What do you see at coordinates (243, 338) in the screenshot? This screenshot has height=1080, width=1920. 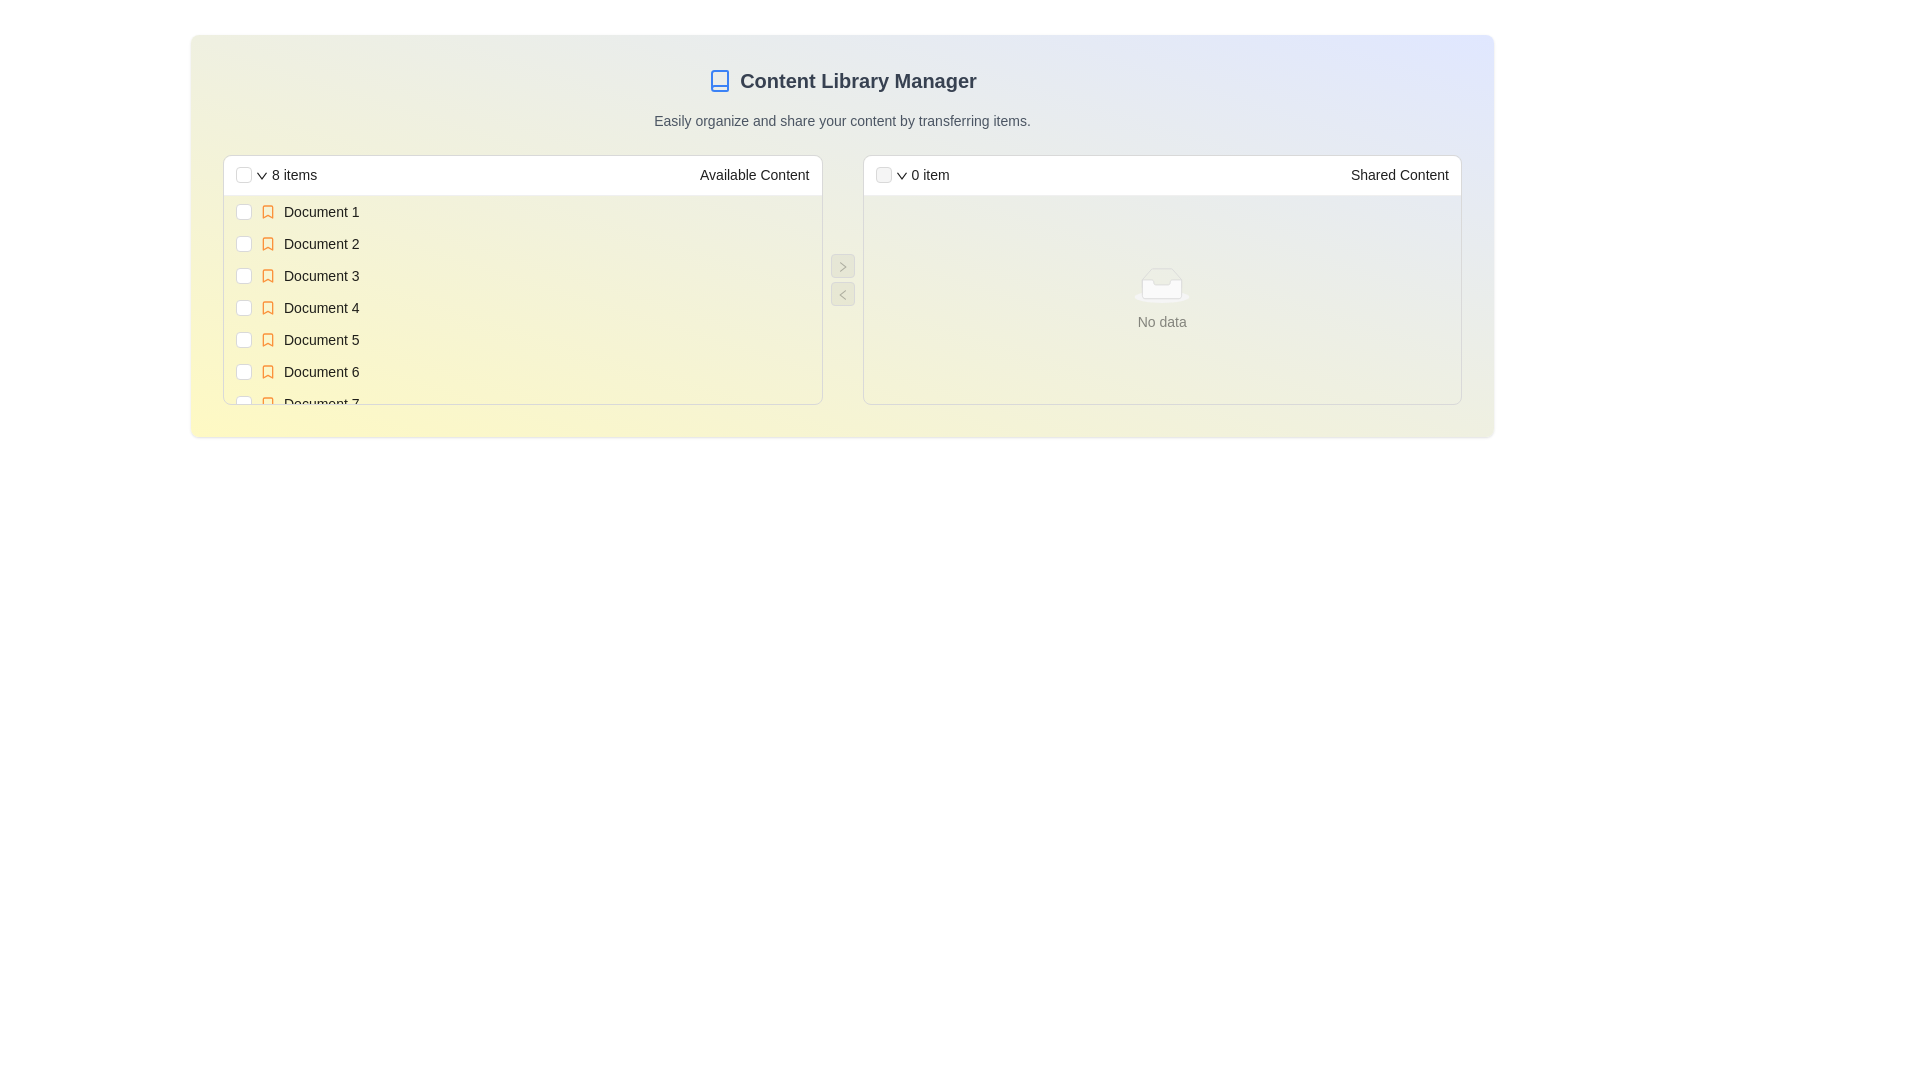 I see `the checkbox for 'Document 5'` at bounding box center [243, 338].